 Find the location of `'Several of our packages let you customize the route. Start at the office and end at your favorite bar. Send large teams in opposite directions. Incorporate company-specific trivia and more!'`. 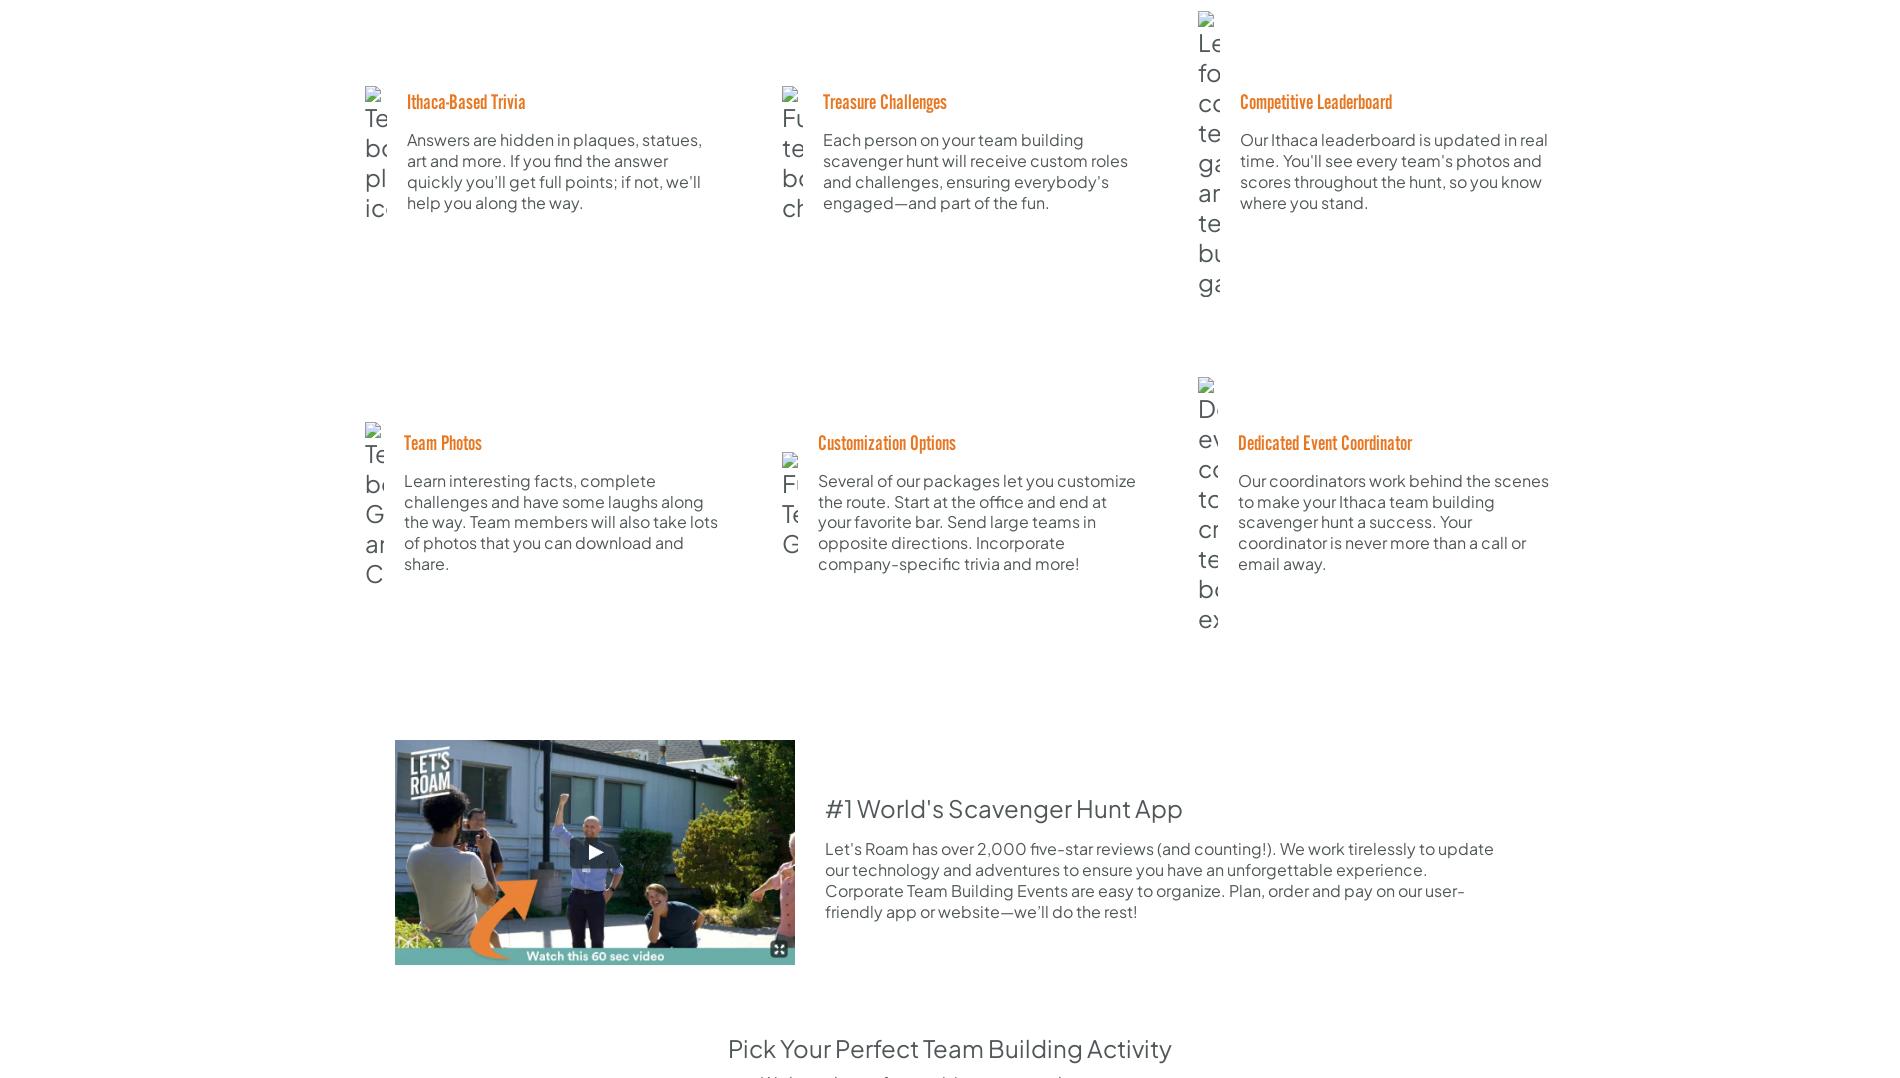

'Several of our packages let you customize the route. Start at the office and end at your favorite bar. Send large teams in opposite directions. Incorporate company-specific trivia and more!' is located at coordinates (976, 520).